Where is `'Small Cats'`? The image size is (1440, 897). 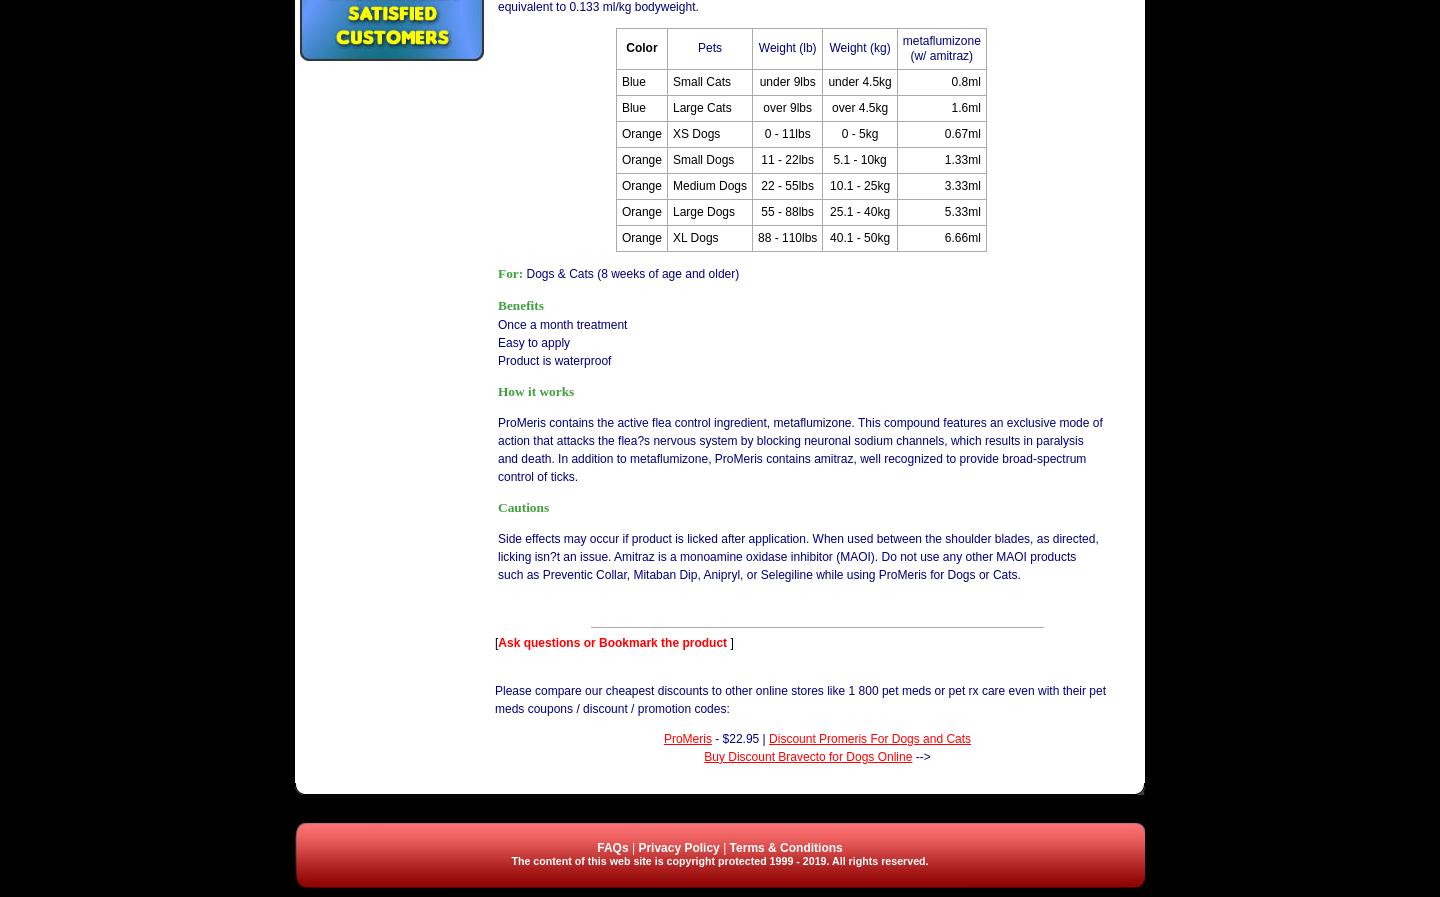
'Small Cats' is located at coordinates (700, 79).